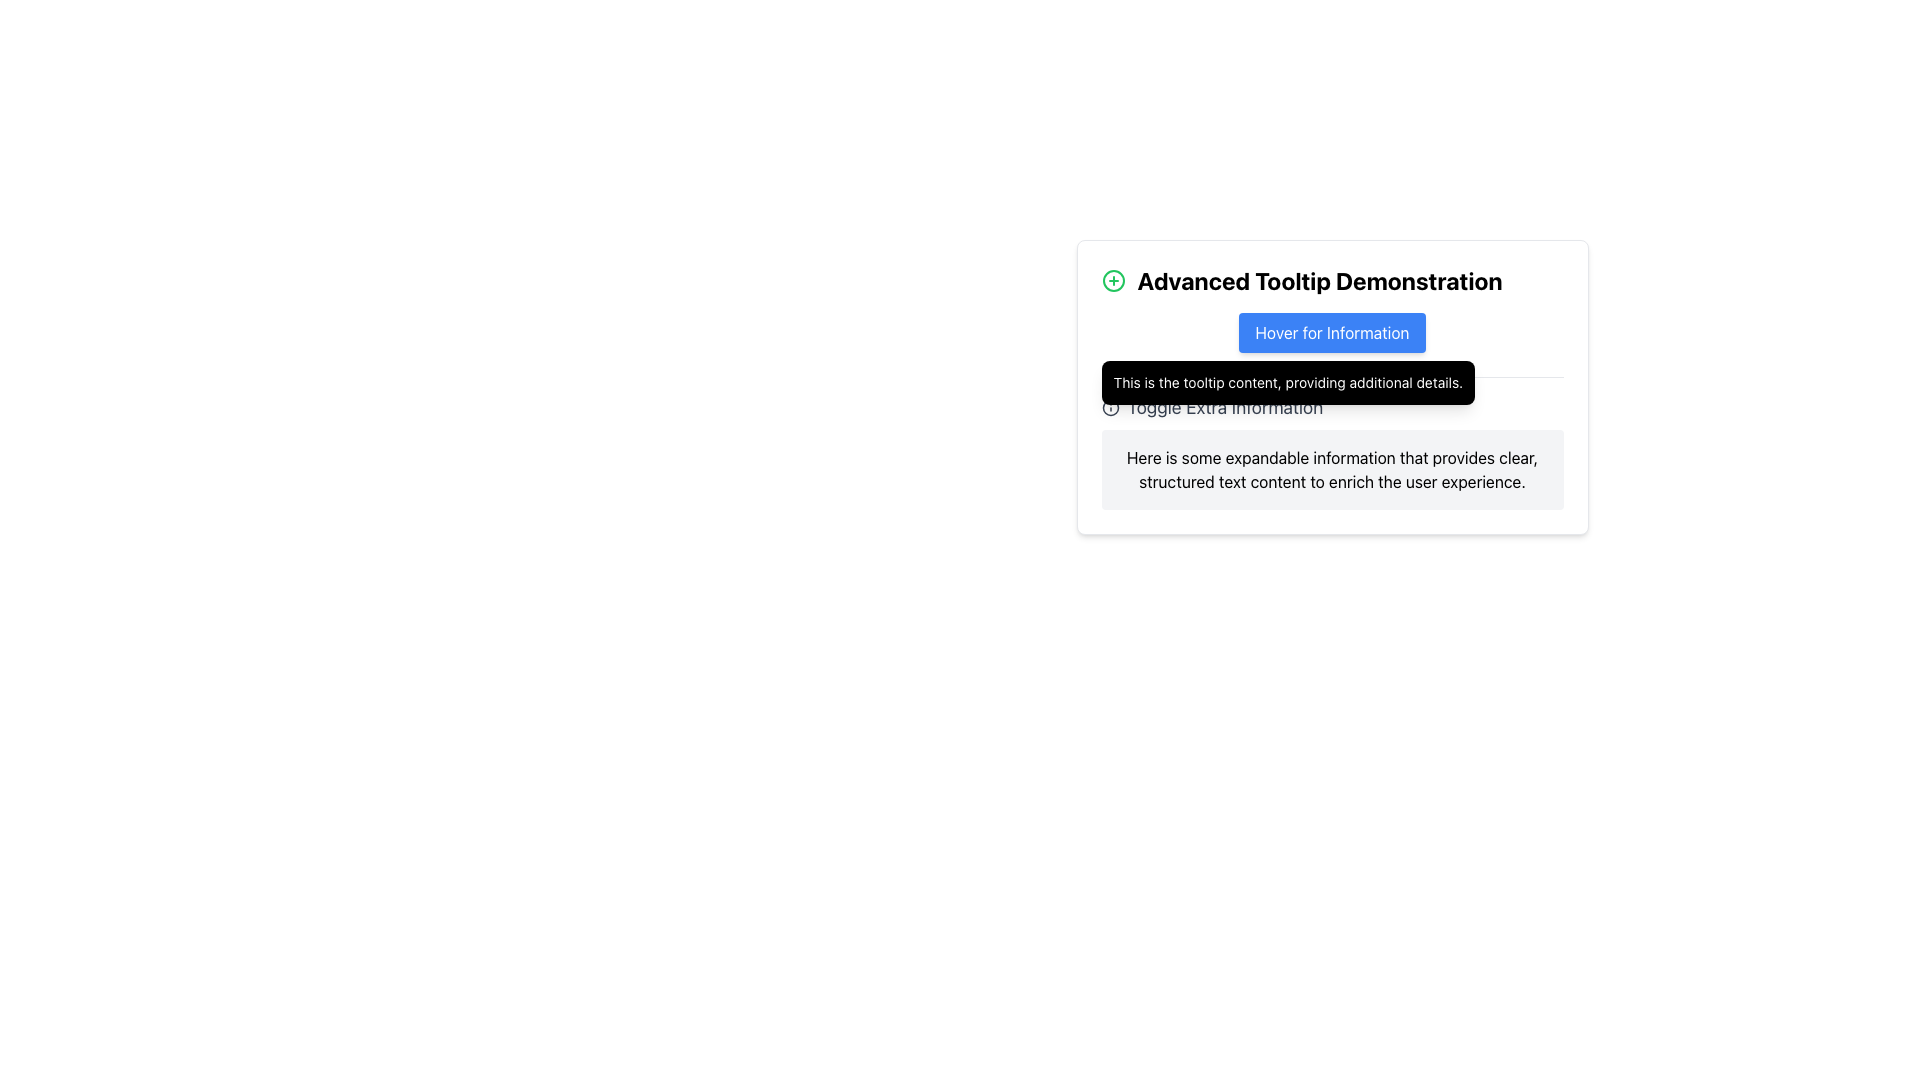 The image size is (1920, 1080). Describe the element at coordinates (1211, 407) in the screenshot. I see `the toggle button that triggers the display of additional information in the section below the 'Hover for Information' button` at that location.